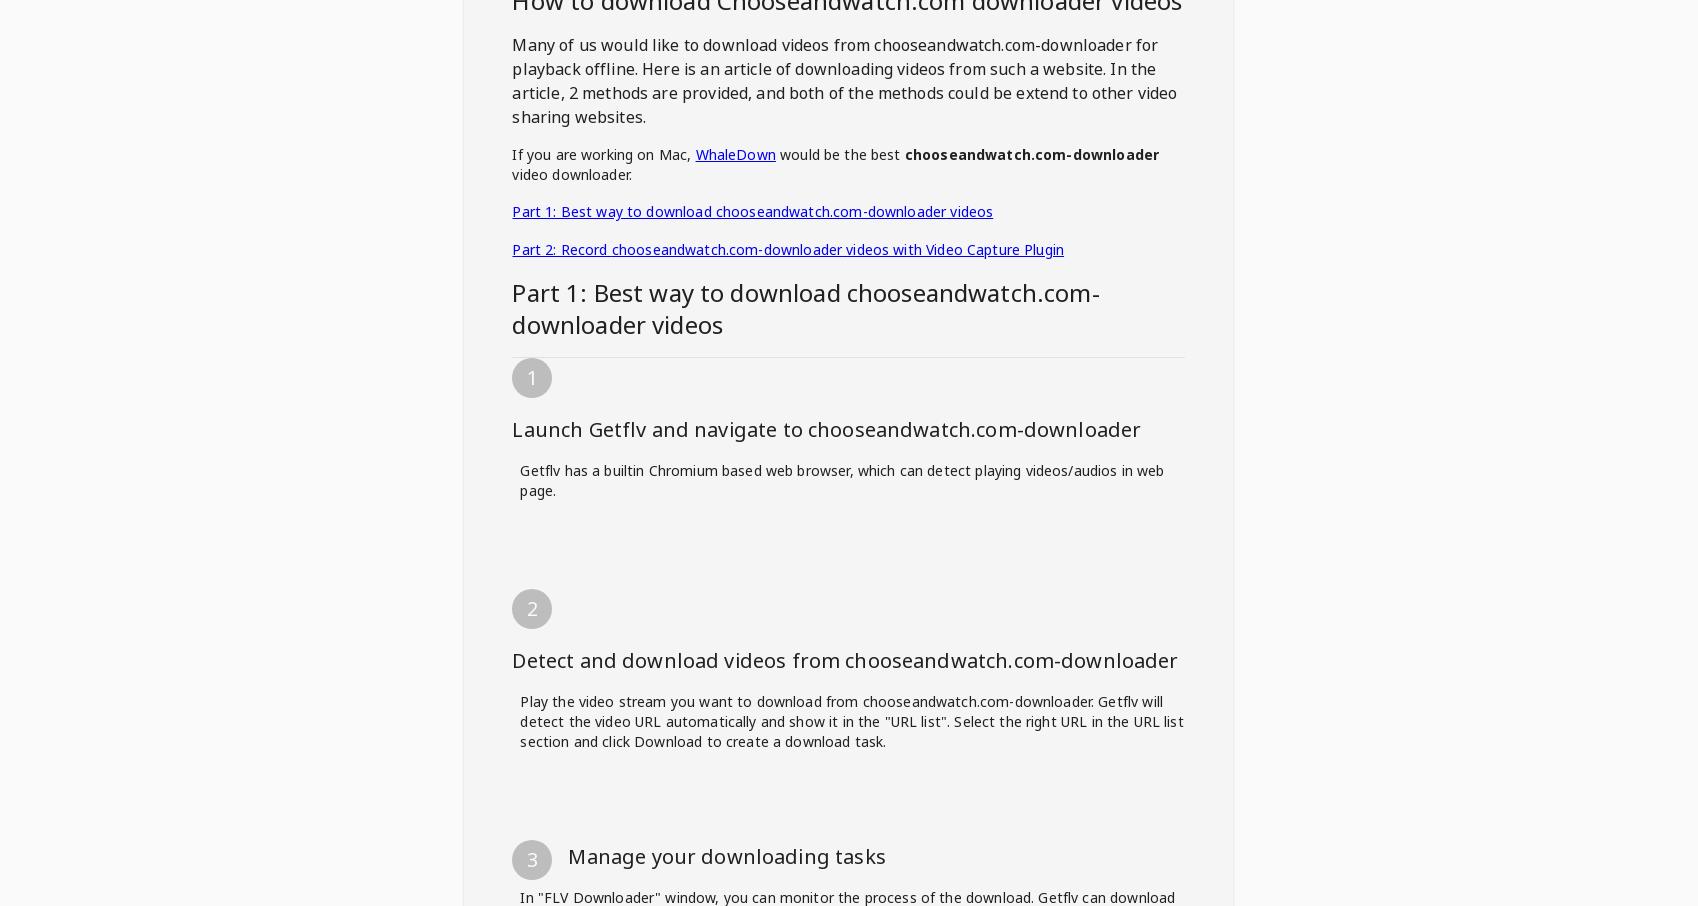 The height and width of the screenshot is (906, 1698). I want to click on 'Many of us would like to download videos from', so click(692, 44).